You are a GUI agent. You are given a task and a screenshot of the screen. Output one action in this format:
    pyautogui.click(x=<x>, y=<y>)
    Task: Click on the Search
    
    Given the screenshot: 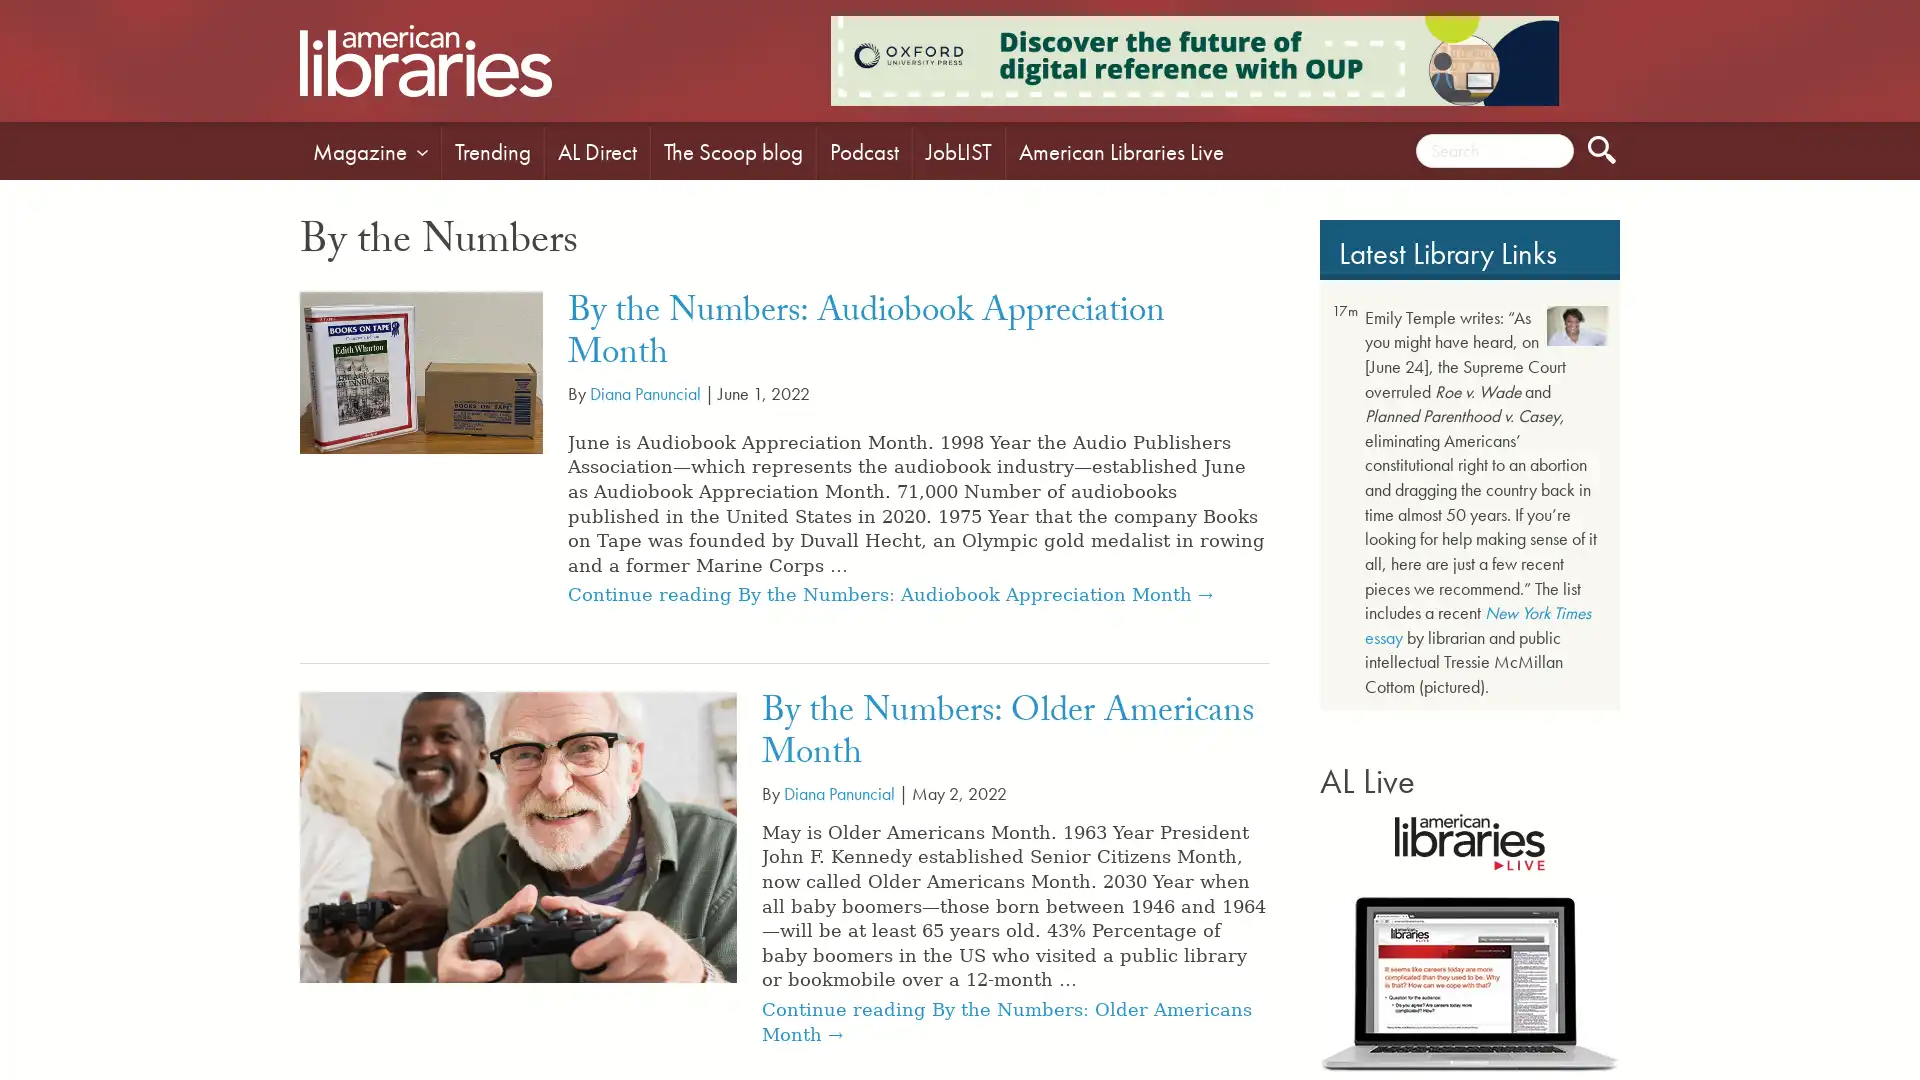 What is the action you would take?
    pyautogui.click(x=1602, y=149)
    